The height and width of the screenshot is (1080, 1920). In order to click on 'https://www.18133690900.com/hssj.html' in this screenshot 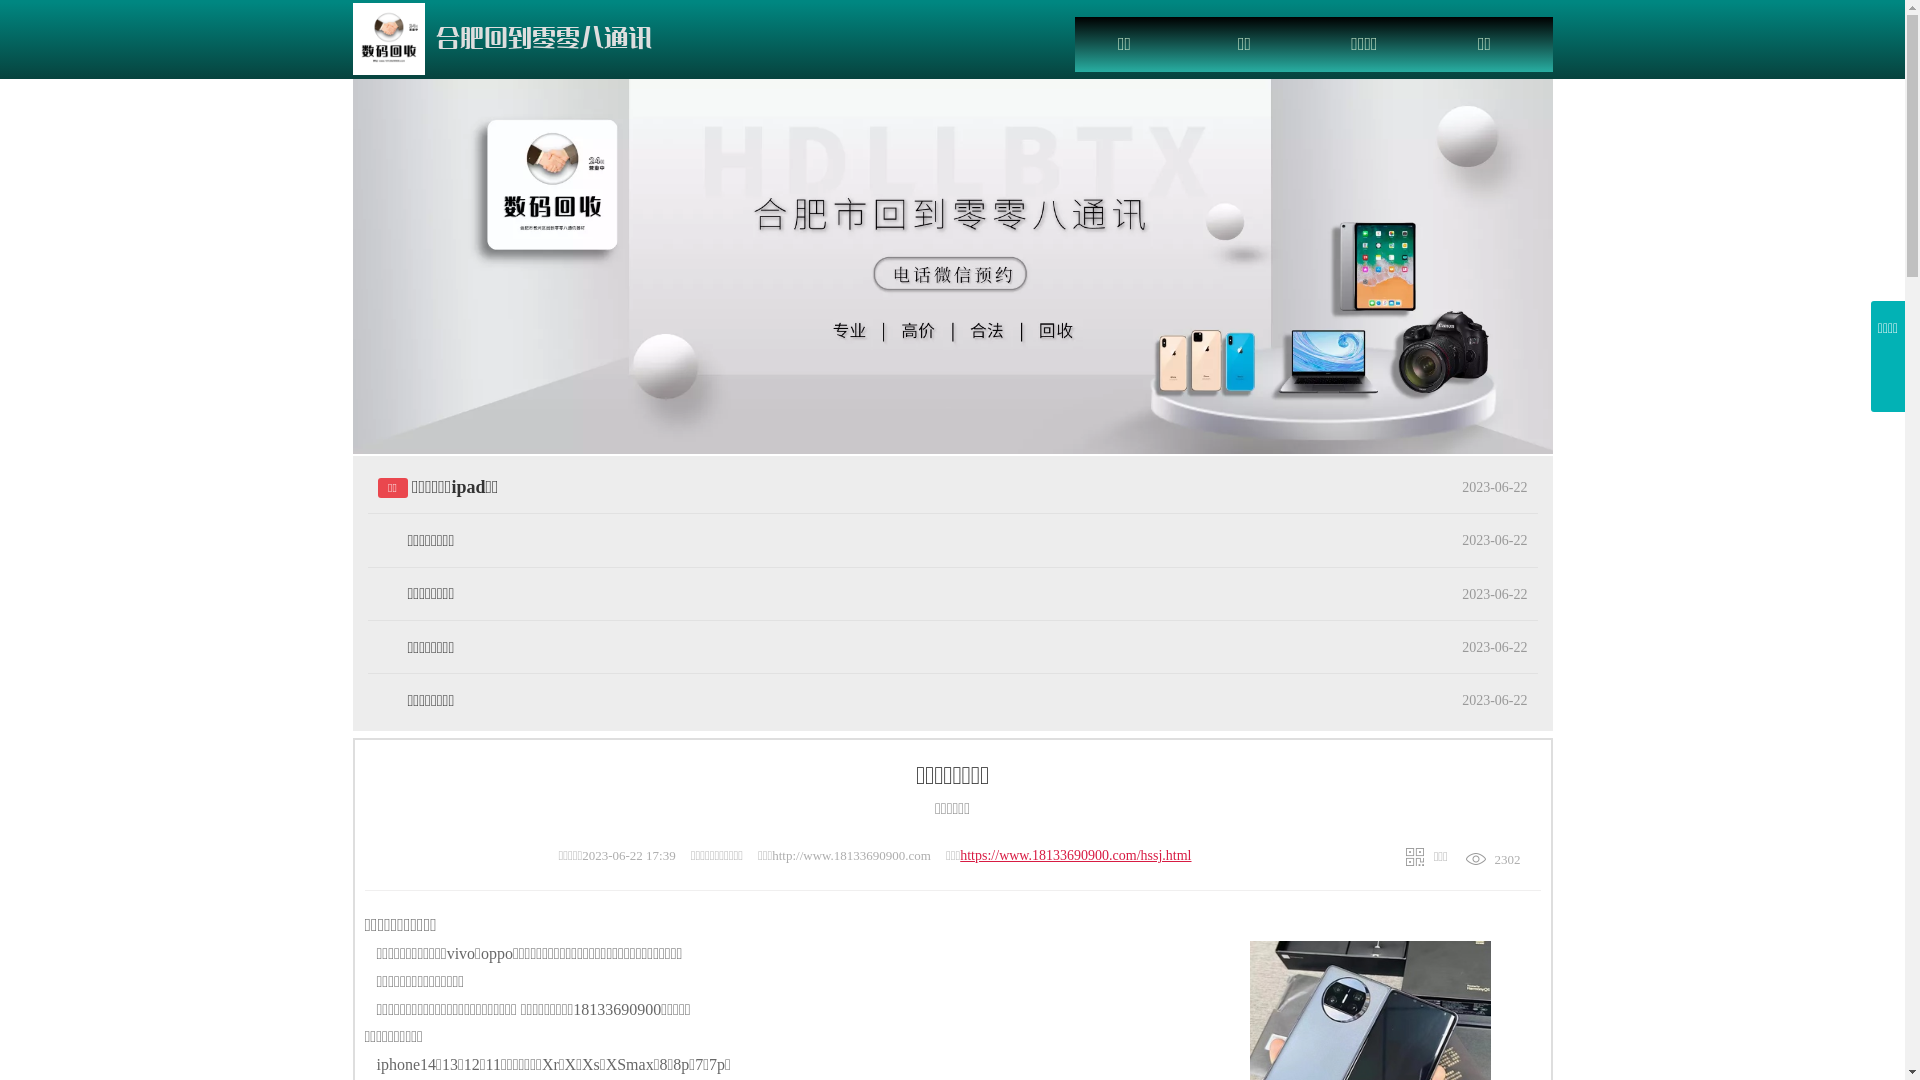, I will do `click(1074, 855)`.